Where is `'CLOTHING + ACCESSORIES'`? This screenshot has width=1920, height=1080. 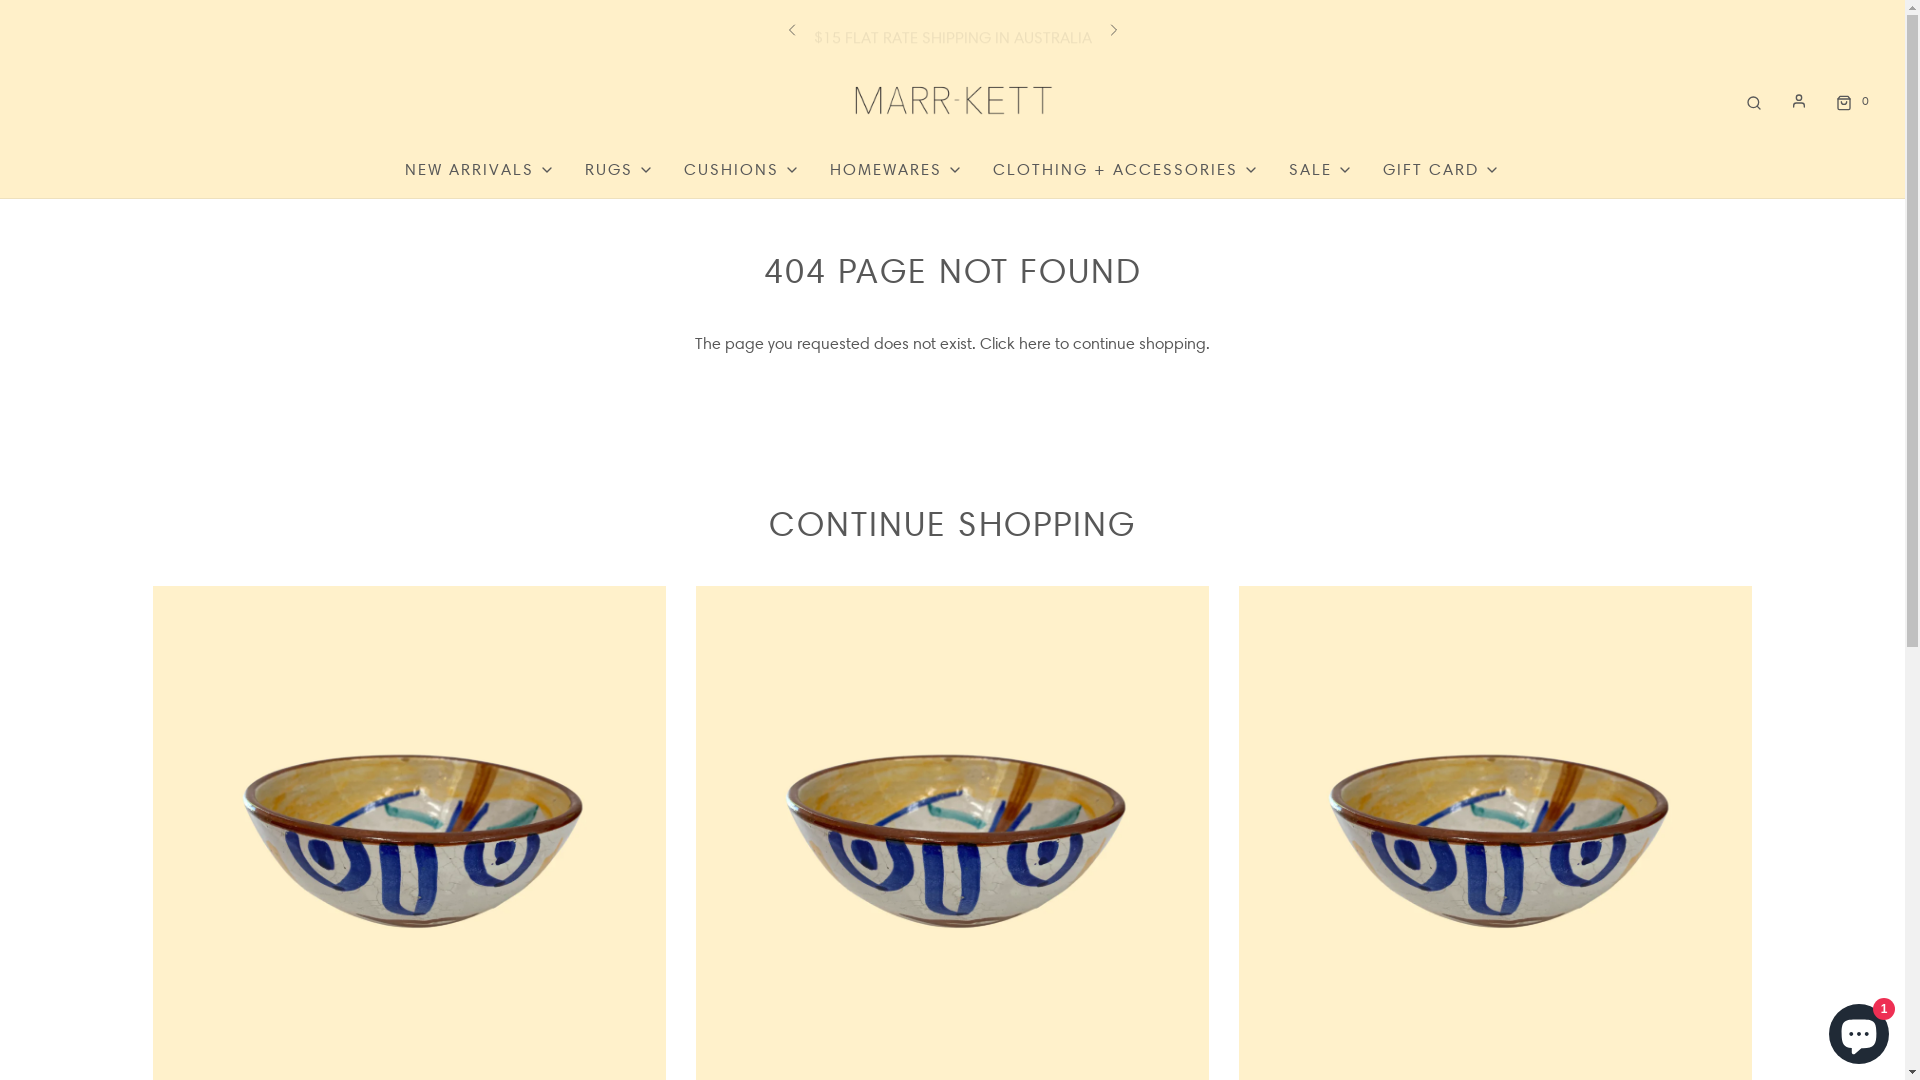
'CLOTHING + ACCESSORIES' is located at coordinates (993, 168).